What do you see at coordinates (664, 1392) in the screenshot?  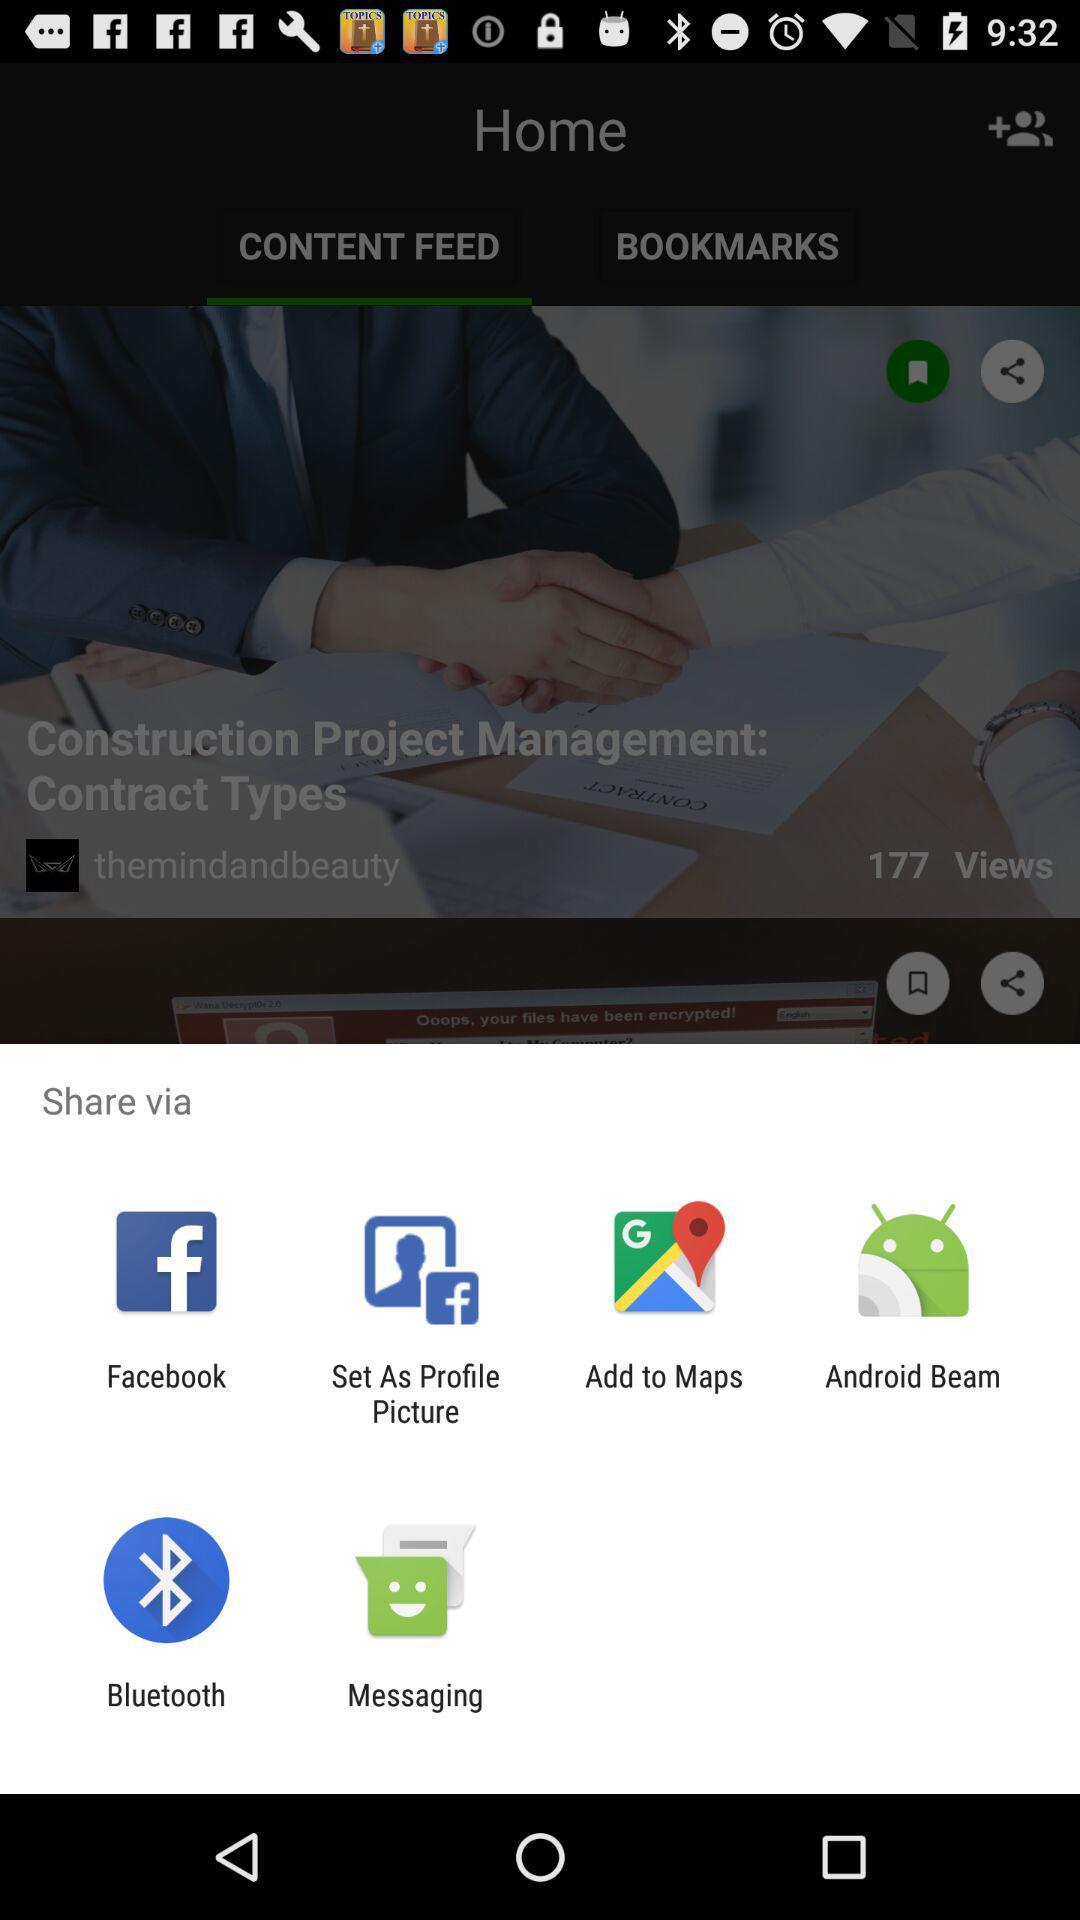 I see `the app to the right of set as profile` at bounding box center [664, 1392].